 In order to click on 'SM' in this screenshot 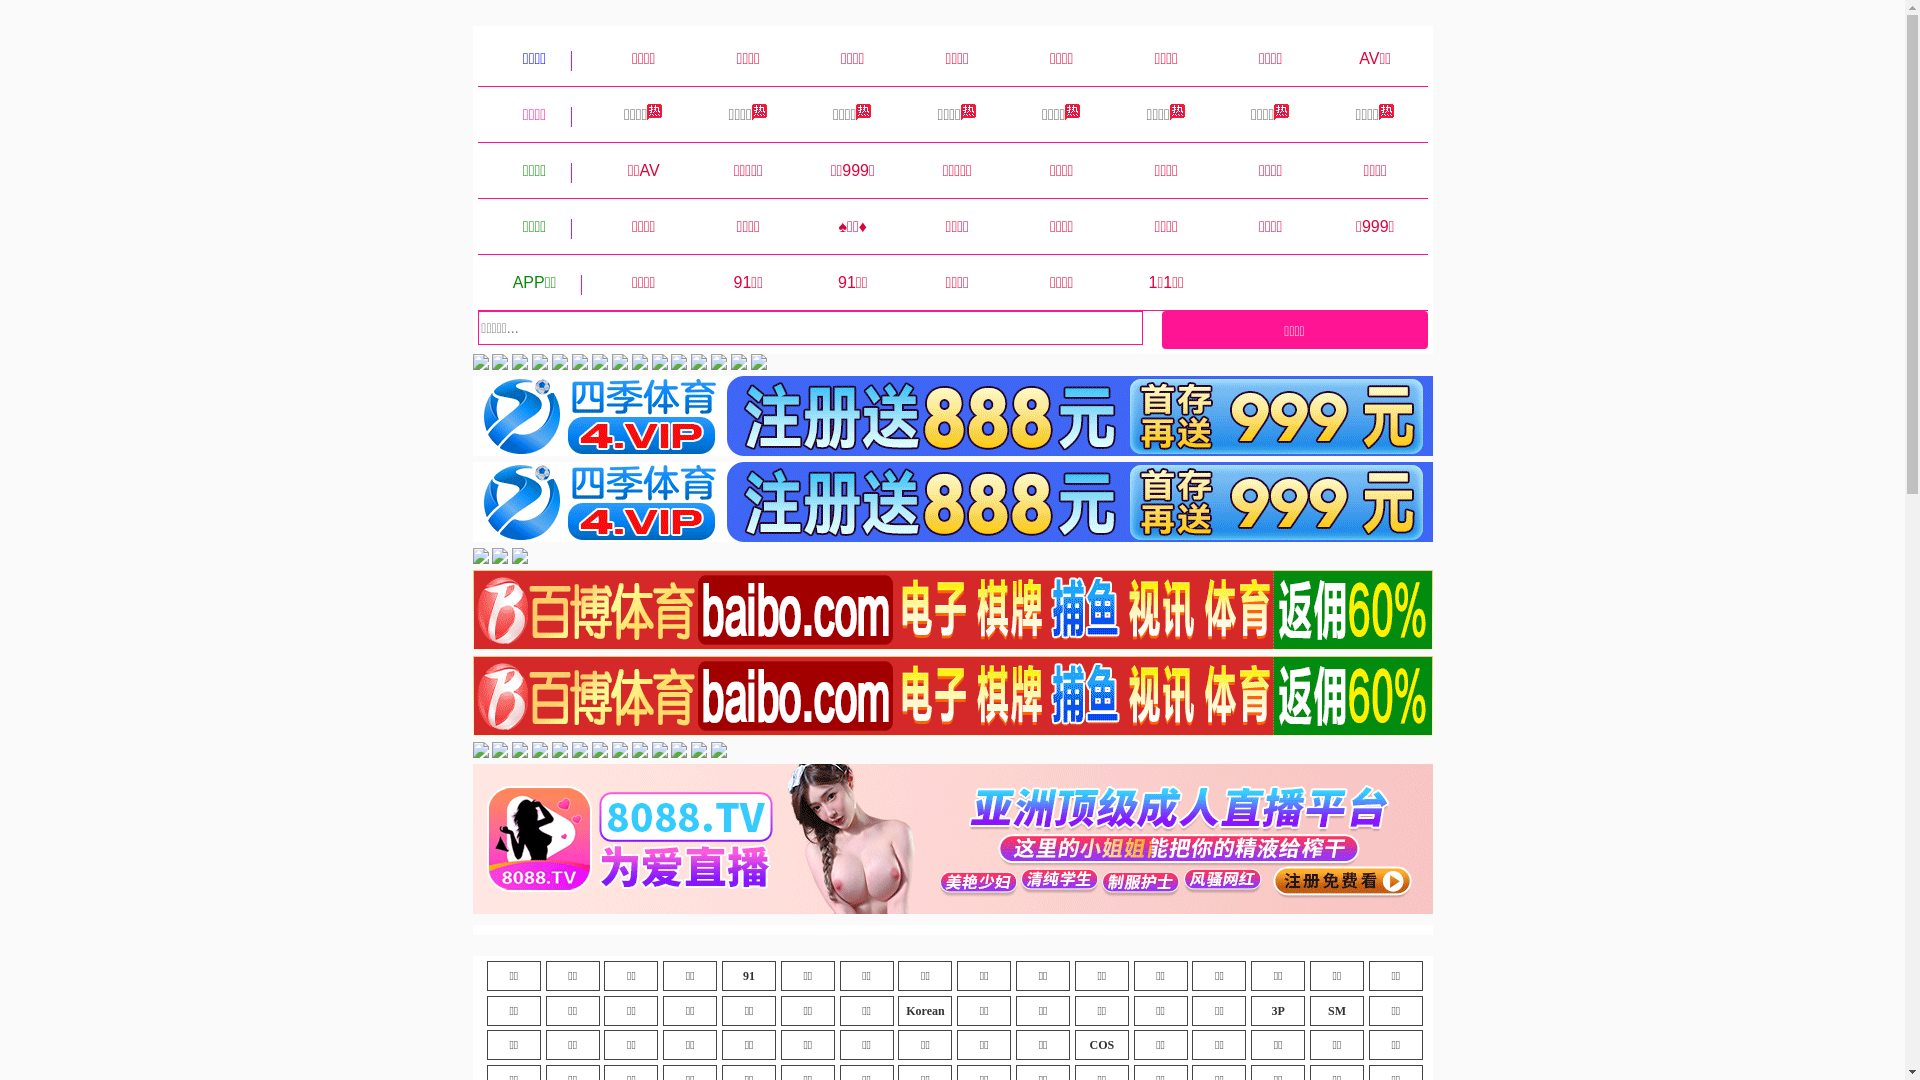, I will do `click(1337, 1010)`.